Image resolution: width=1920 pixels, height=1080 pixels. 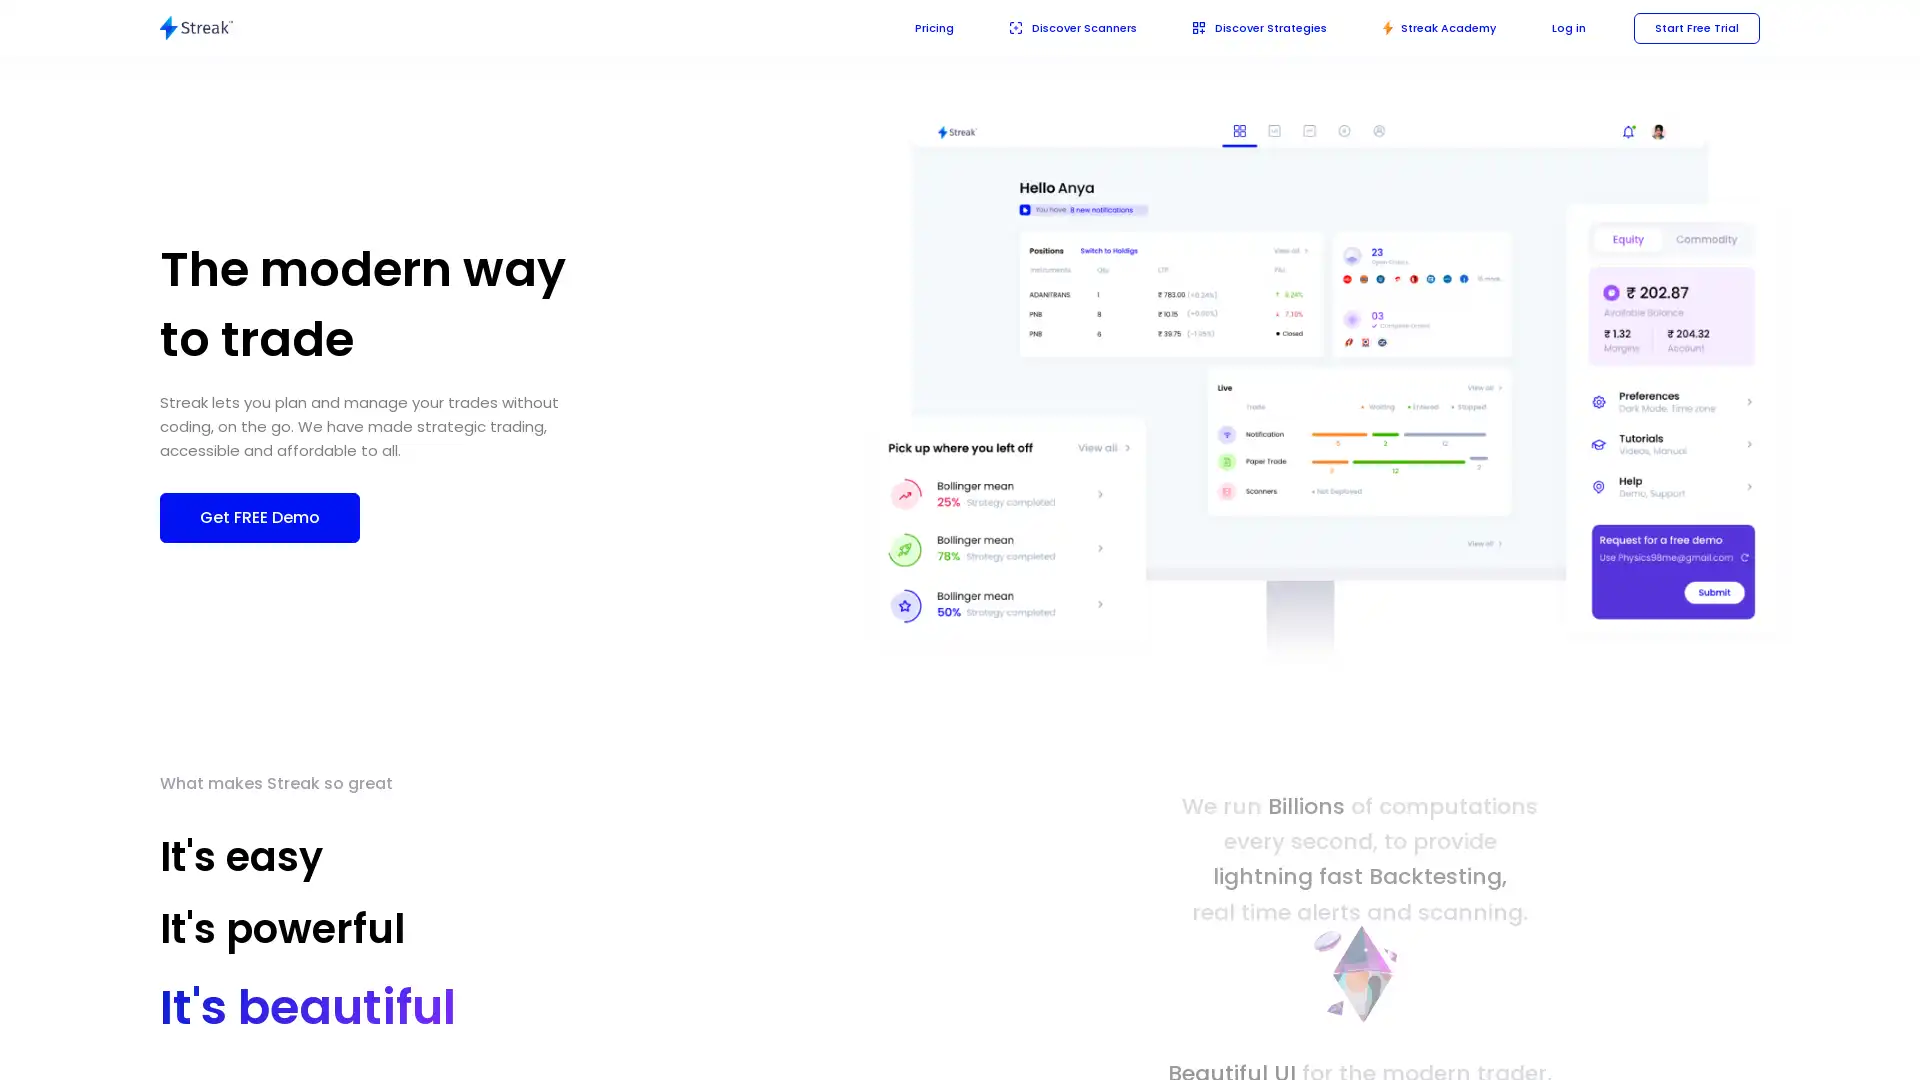 I want to click on Discover Scanners, so click(x=1047, y=27).